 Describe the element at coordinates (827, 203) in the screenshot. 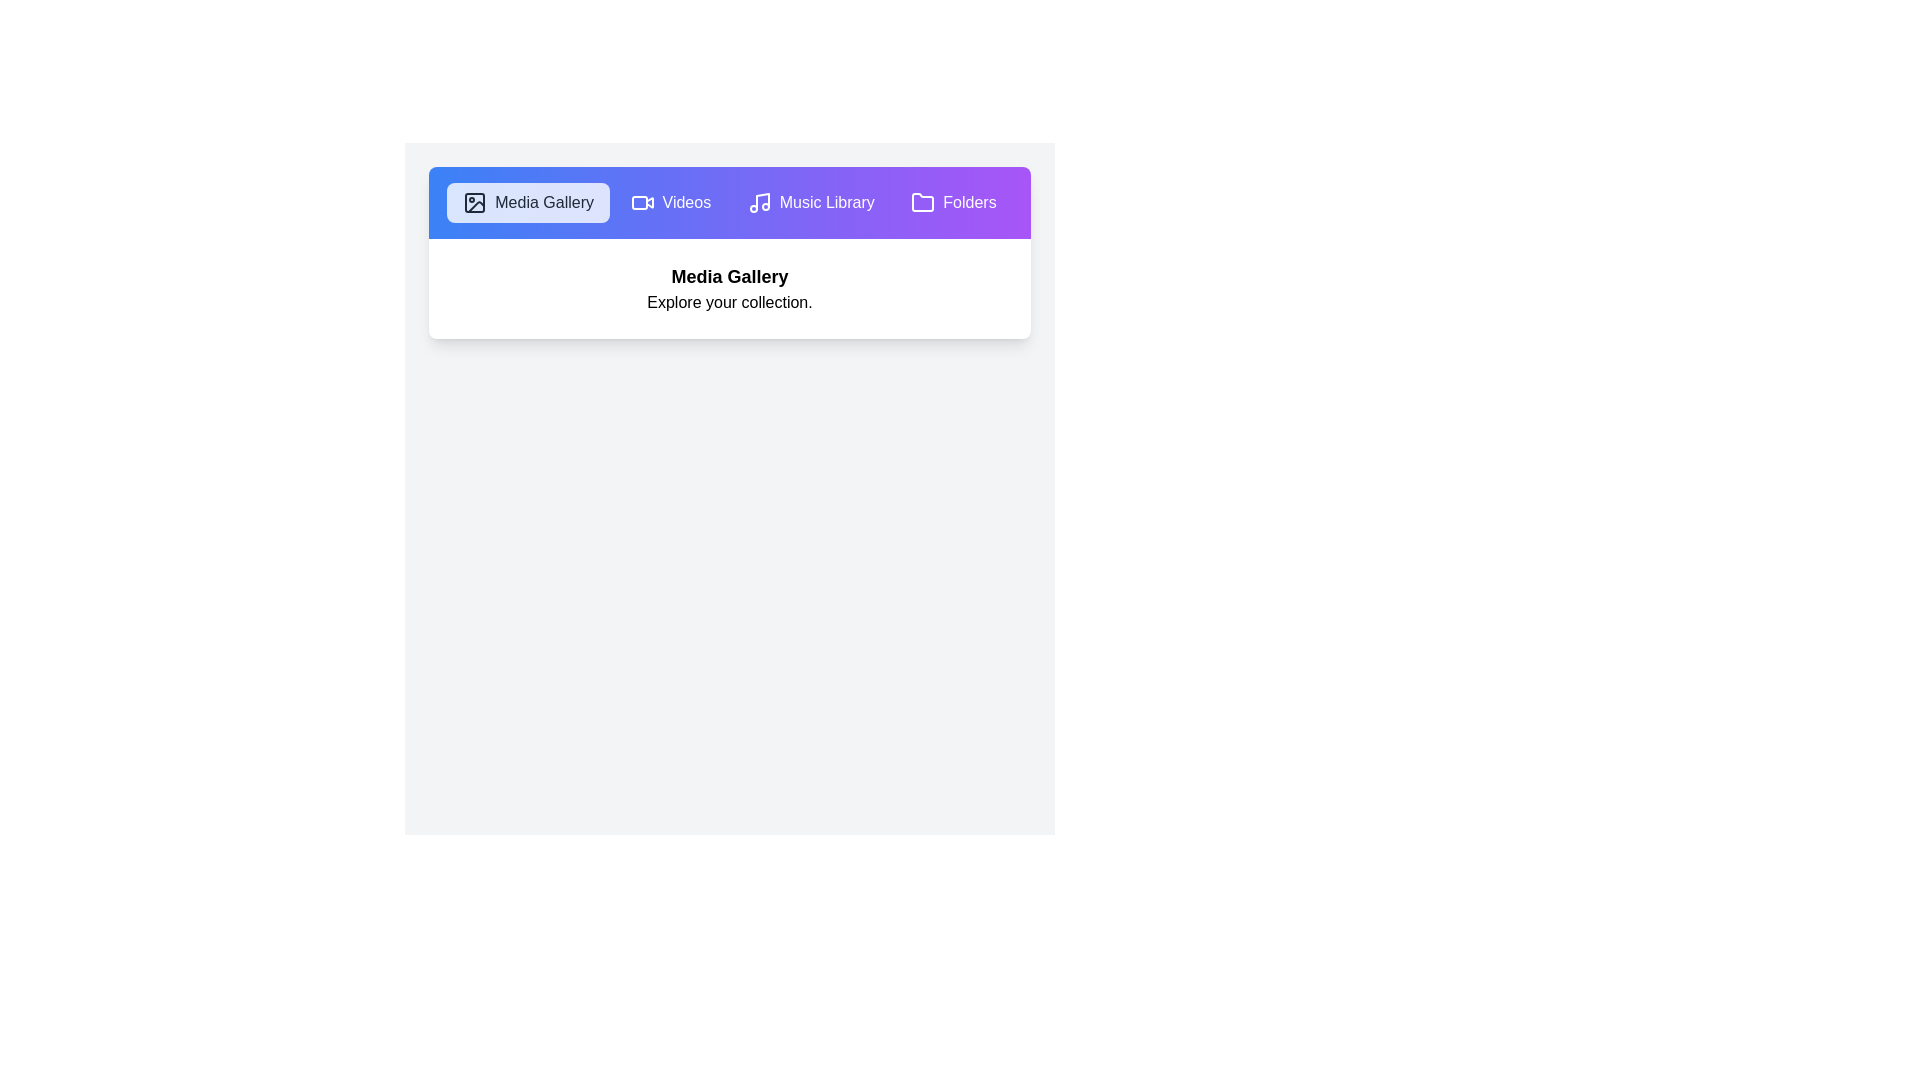

I see `text label within the button that indicates 'Music Library', located in the horizontal navigation bar, third from the left` at that location.